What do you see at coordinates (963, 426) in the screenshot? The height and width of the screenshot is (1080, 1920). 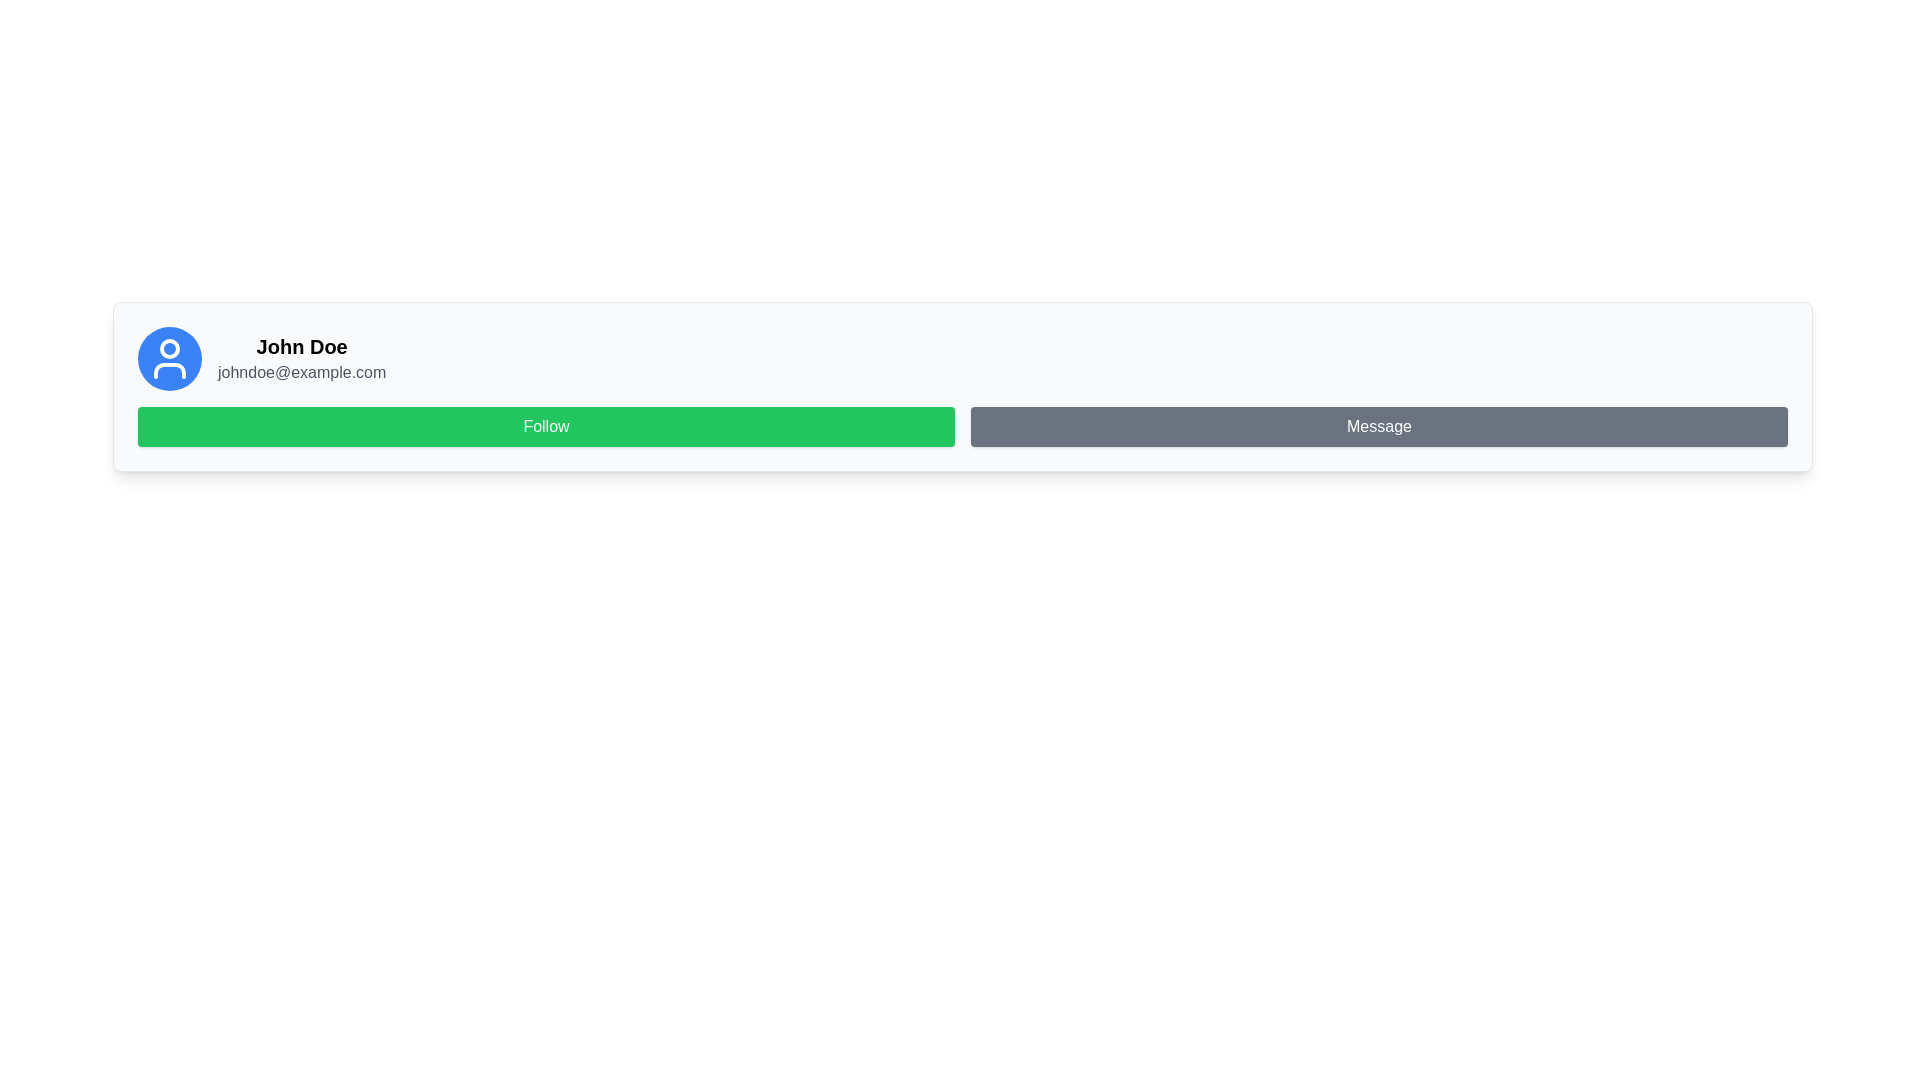 I see `the button group containing the 'Follow' and 'Message' buttons, which are styled with rounded corners and shadows, located under the user information panel for 'John Doe'` at bounding box center [963, 426].